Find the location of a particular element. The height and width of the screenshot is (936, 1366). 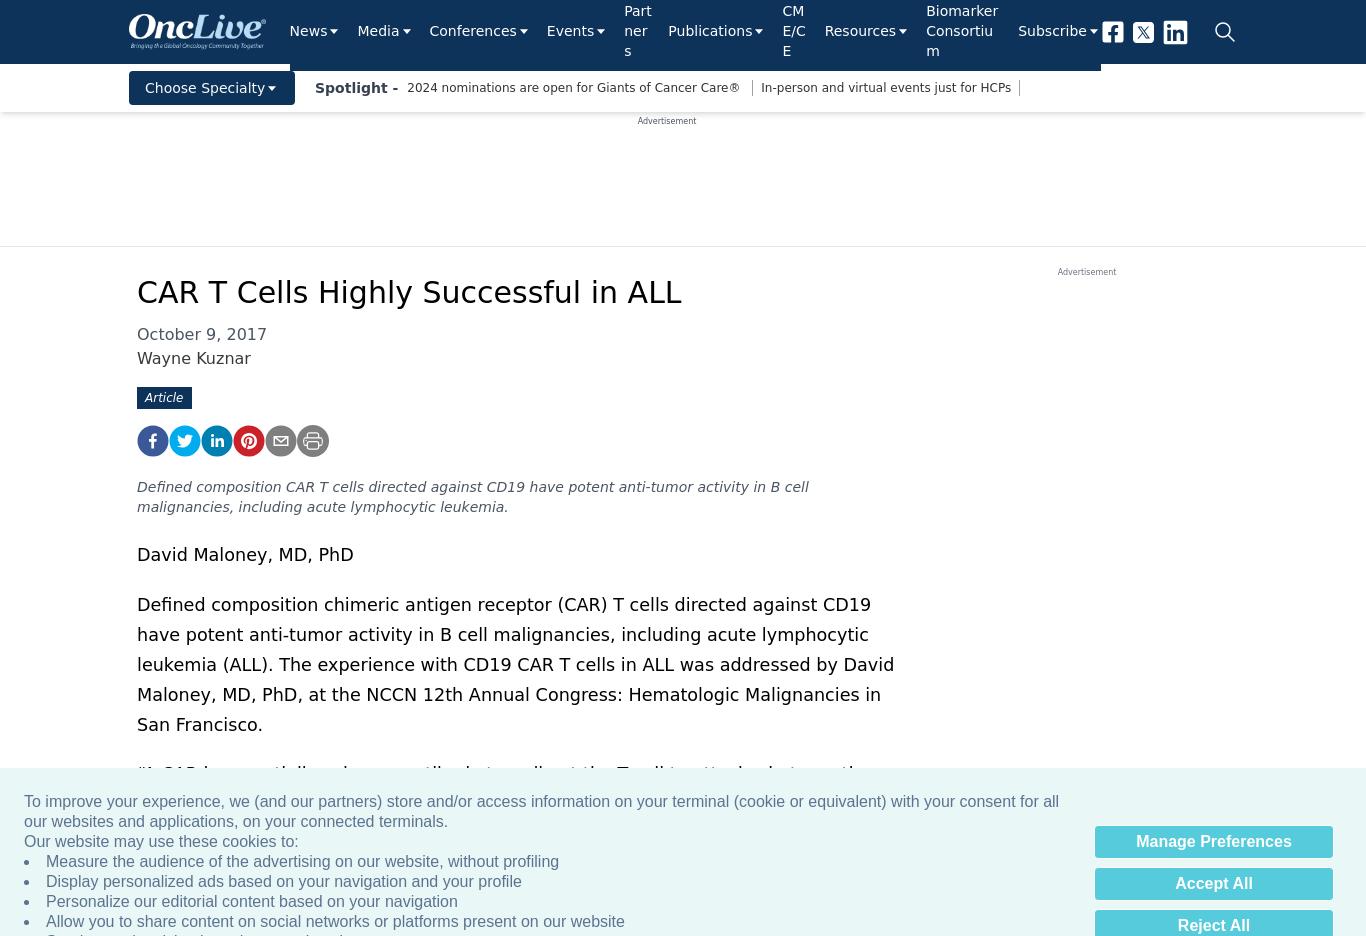

'In-person and virtual events just for HCPs' is located at coordinates (760, 86).